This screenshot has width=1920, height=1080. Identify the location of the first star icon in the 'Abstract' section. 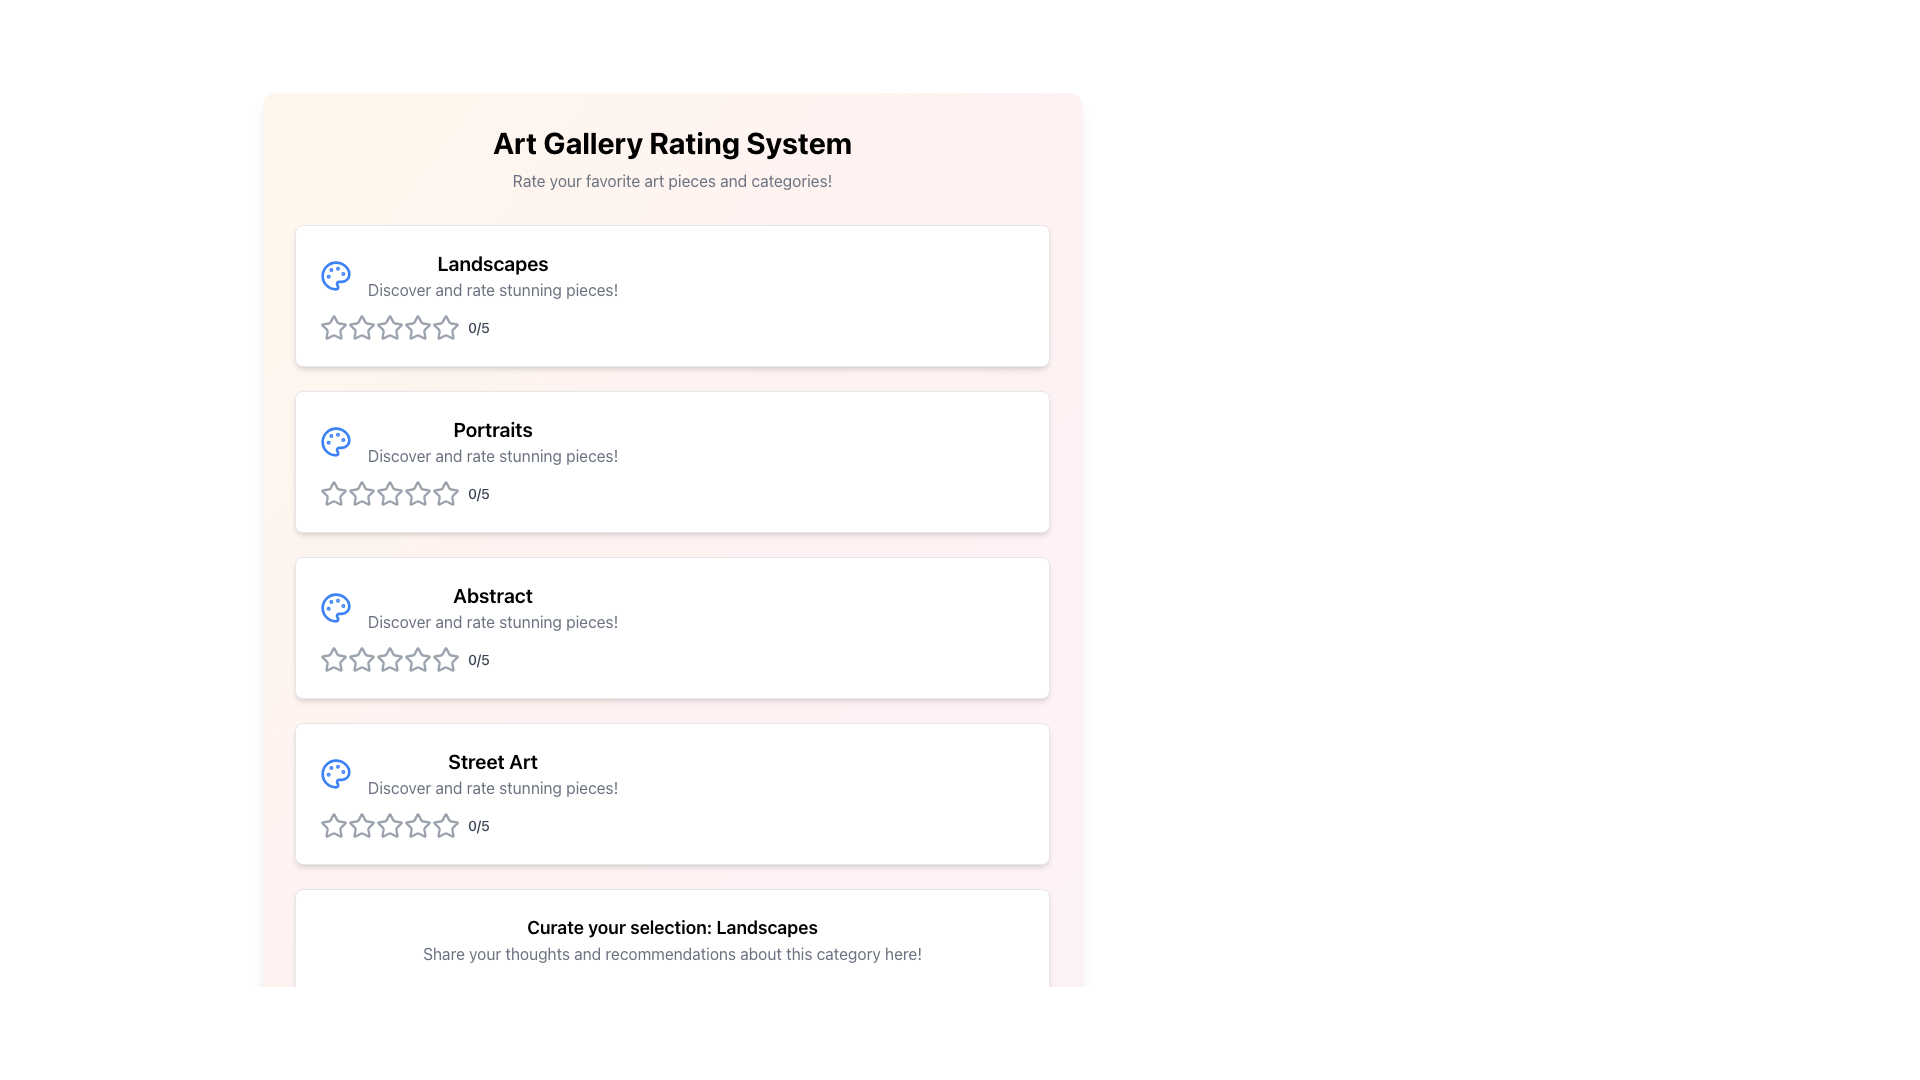
(361, 659).